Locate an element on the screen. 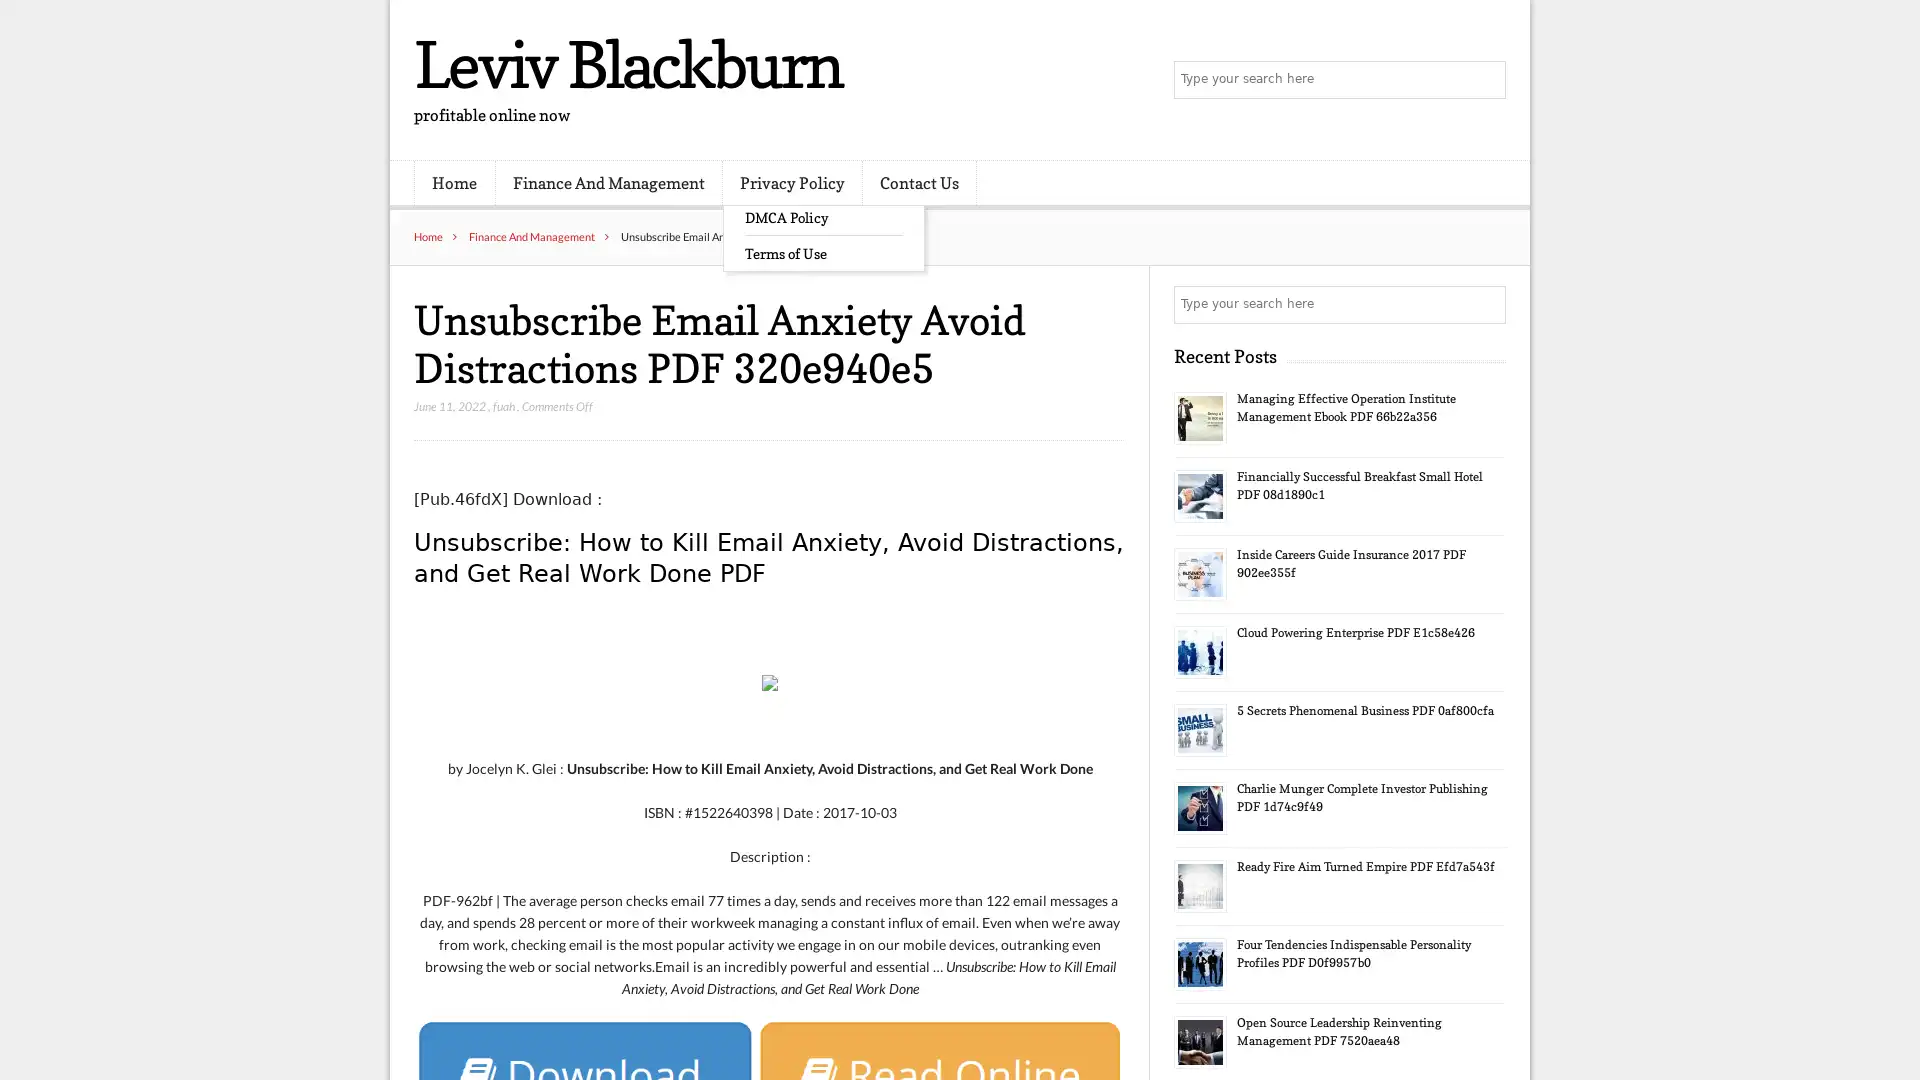 This screenshot has width=1920, height=1080. Search is located at coordinates (1485, 304).